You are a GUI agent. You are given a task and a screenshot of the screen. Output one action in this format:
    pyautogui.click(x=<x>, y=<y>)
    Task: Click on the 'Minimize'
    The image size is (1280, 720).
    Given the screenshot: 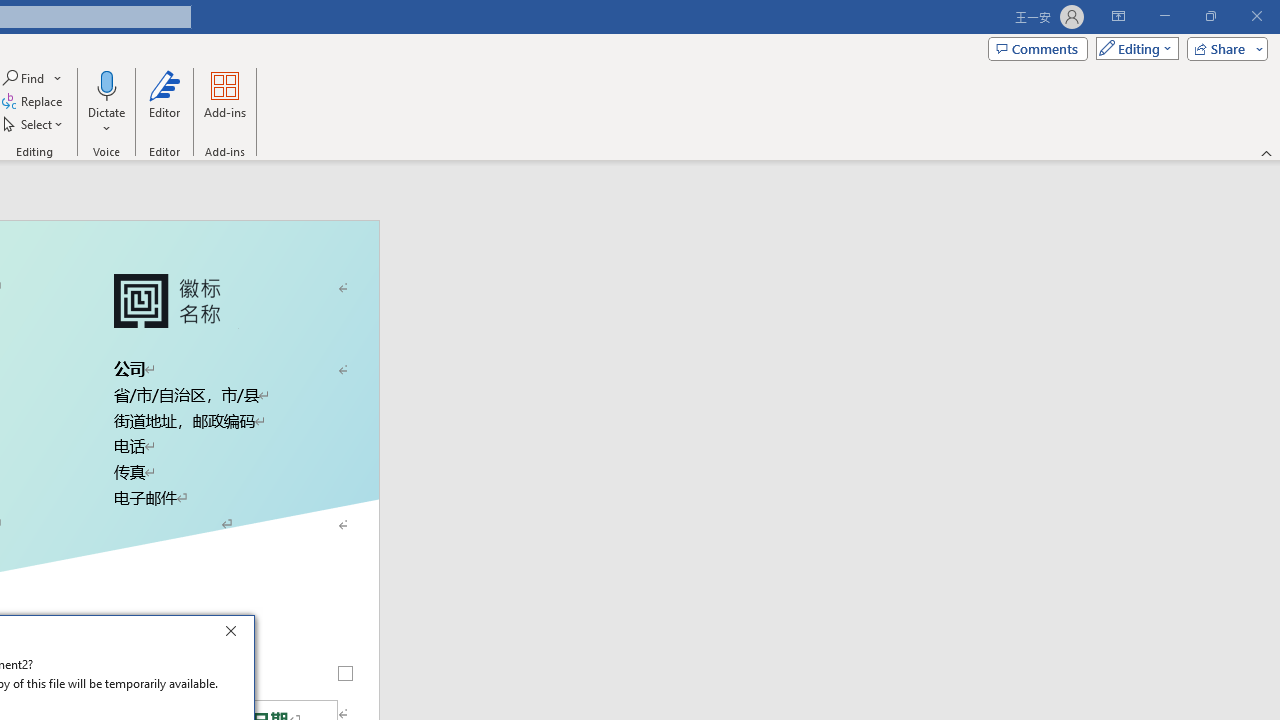 What is the action you would take?
    pyautogui.click(x=1164, y=16)
    